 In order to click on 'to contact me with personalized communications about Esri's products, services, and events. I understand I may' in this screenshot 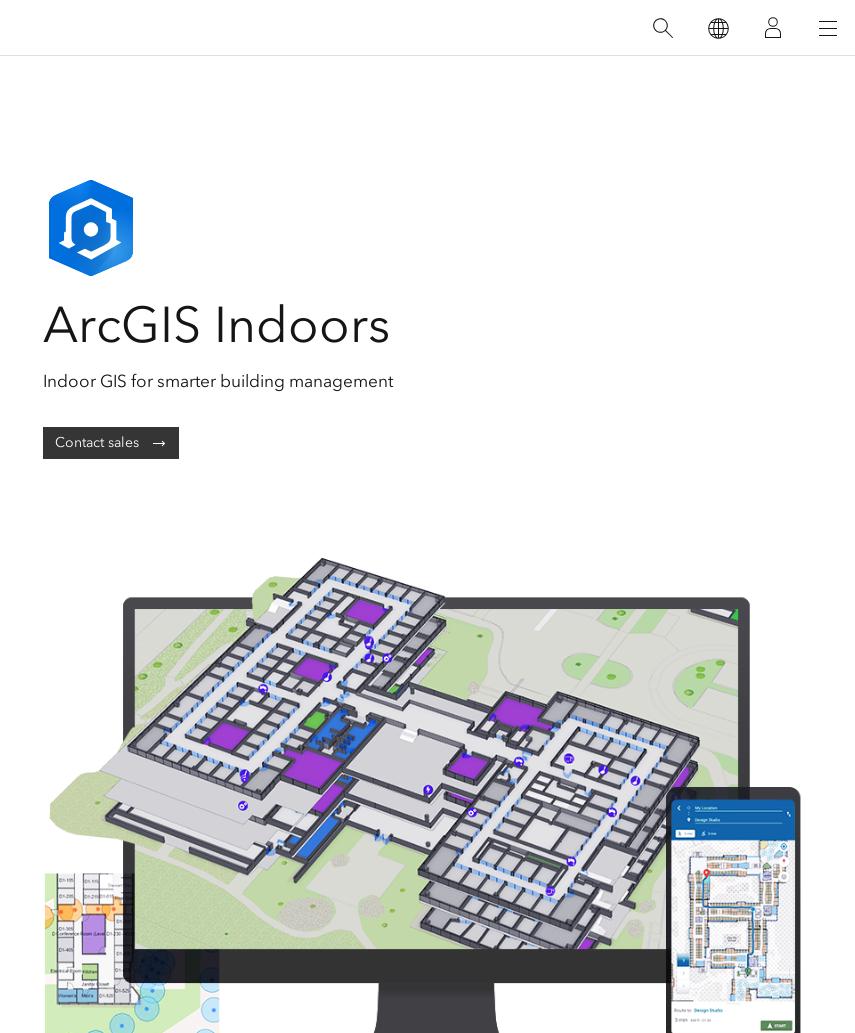, I will do `click(440, 237)`.